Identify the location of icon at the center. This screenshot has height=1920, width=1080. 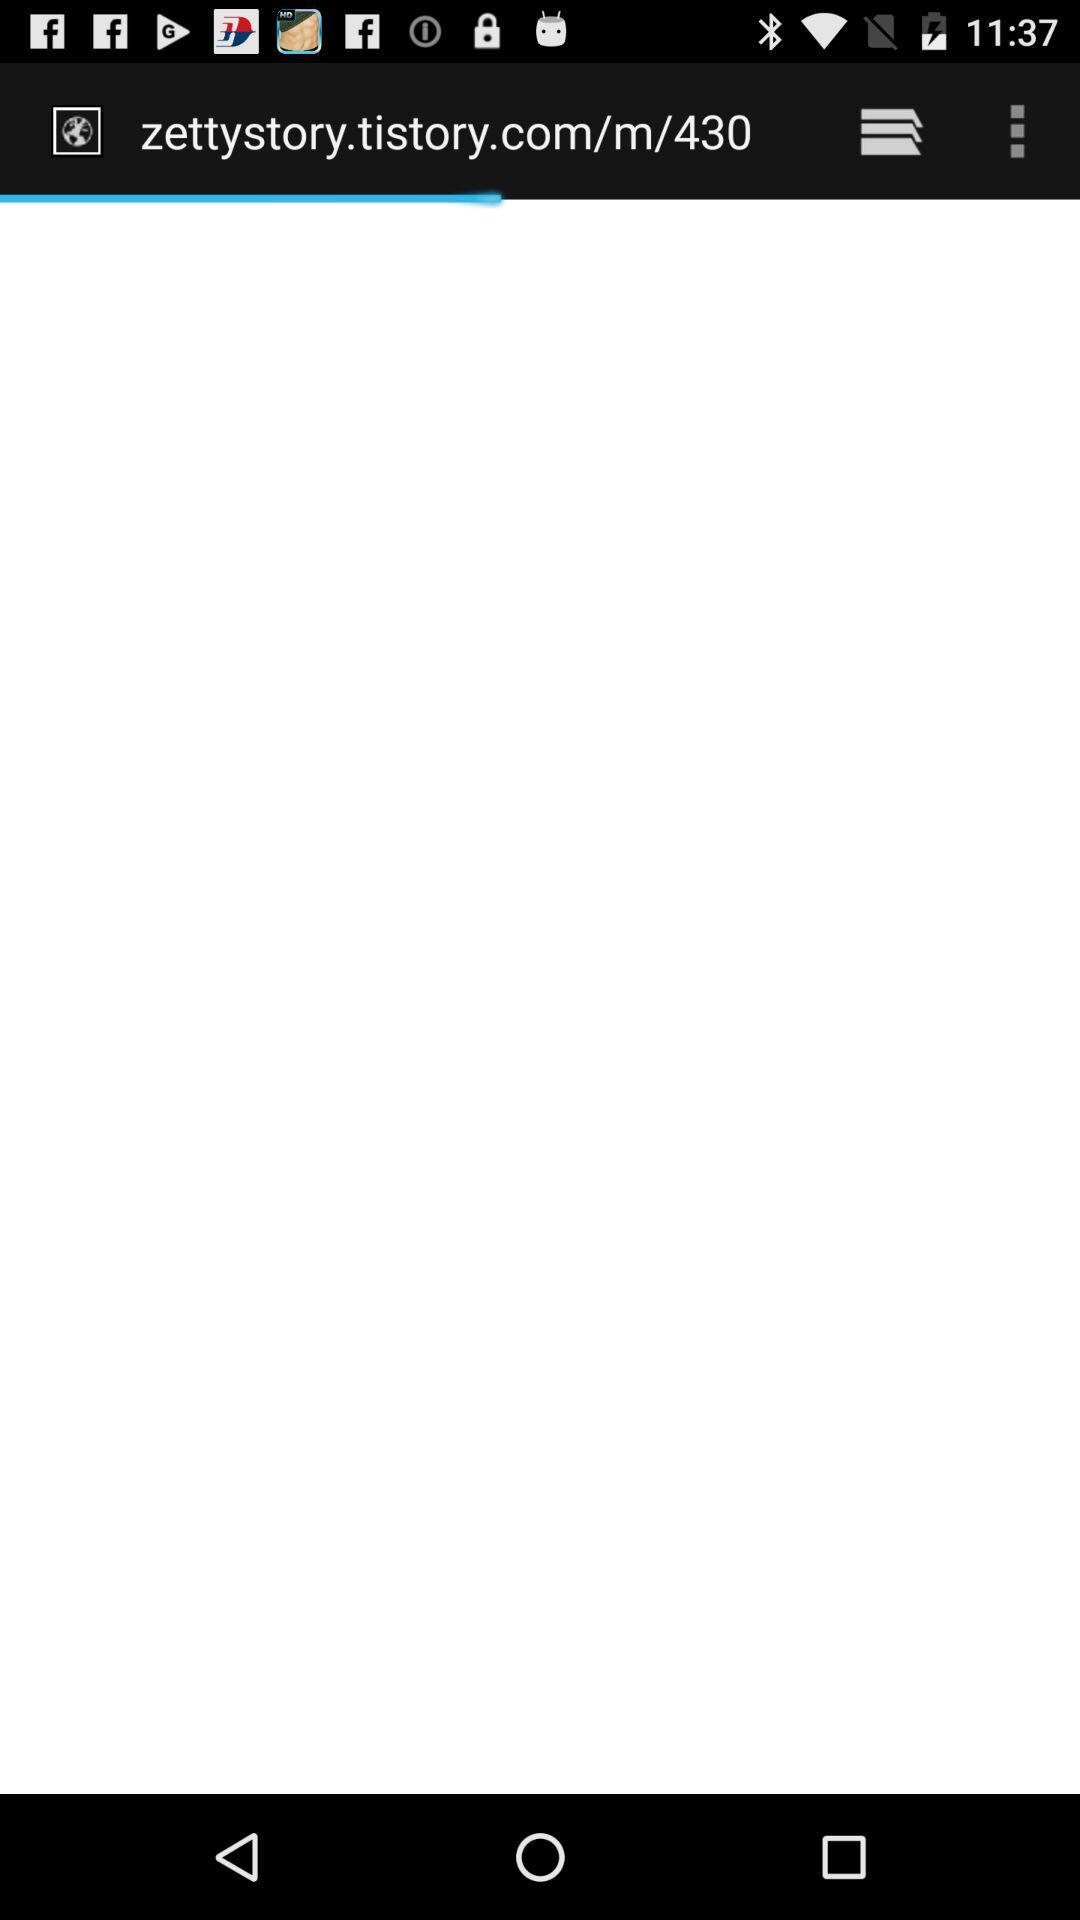
(540, 996).